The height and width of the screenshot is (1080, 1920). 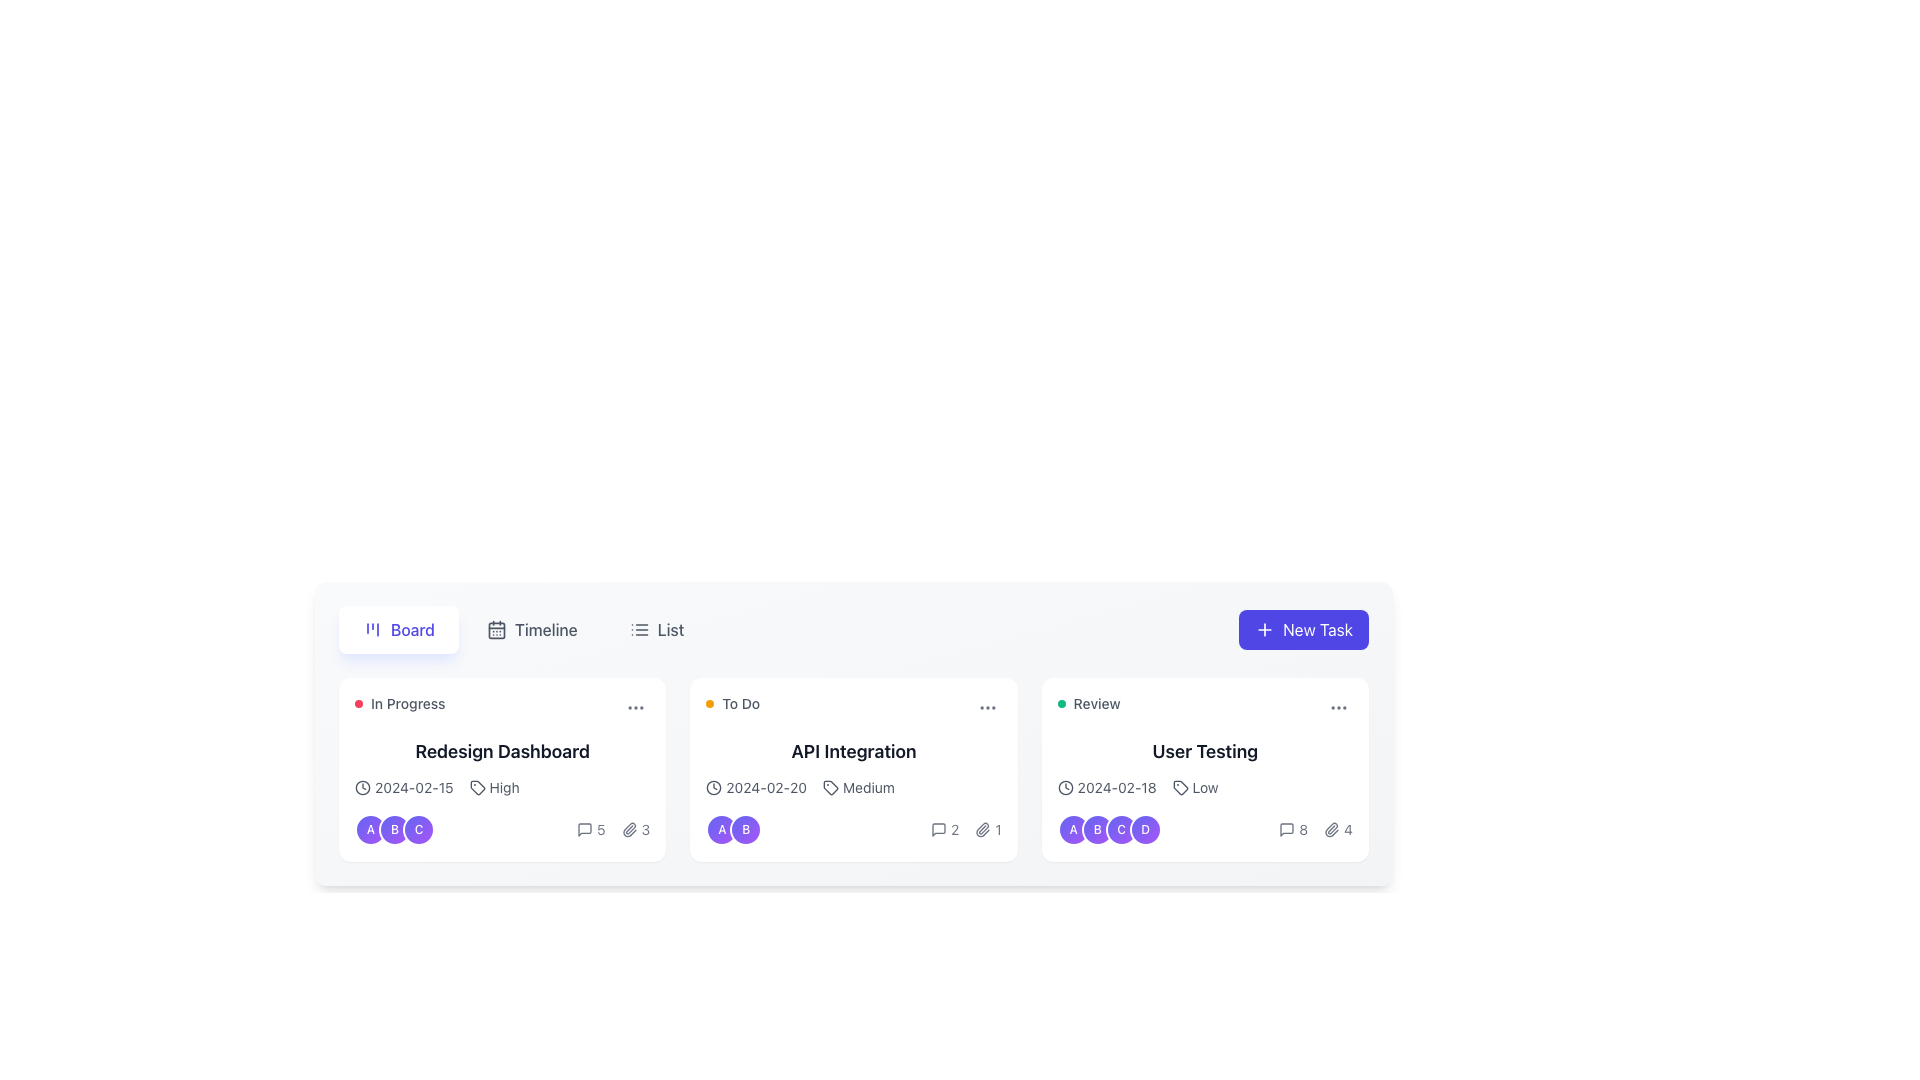 What do you see at coordinates (765, 786) in the screenshot?
I see `the date text label displaying '2024-02-20', which is part of the 'API Integration' card in the task management interface` at bounding box center [765, 786].